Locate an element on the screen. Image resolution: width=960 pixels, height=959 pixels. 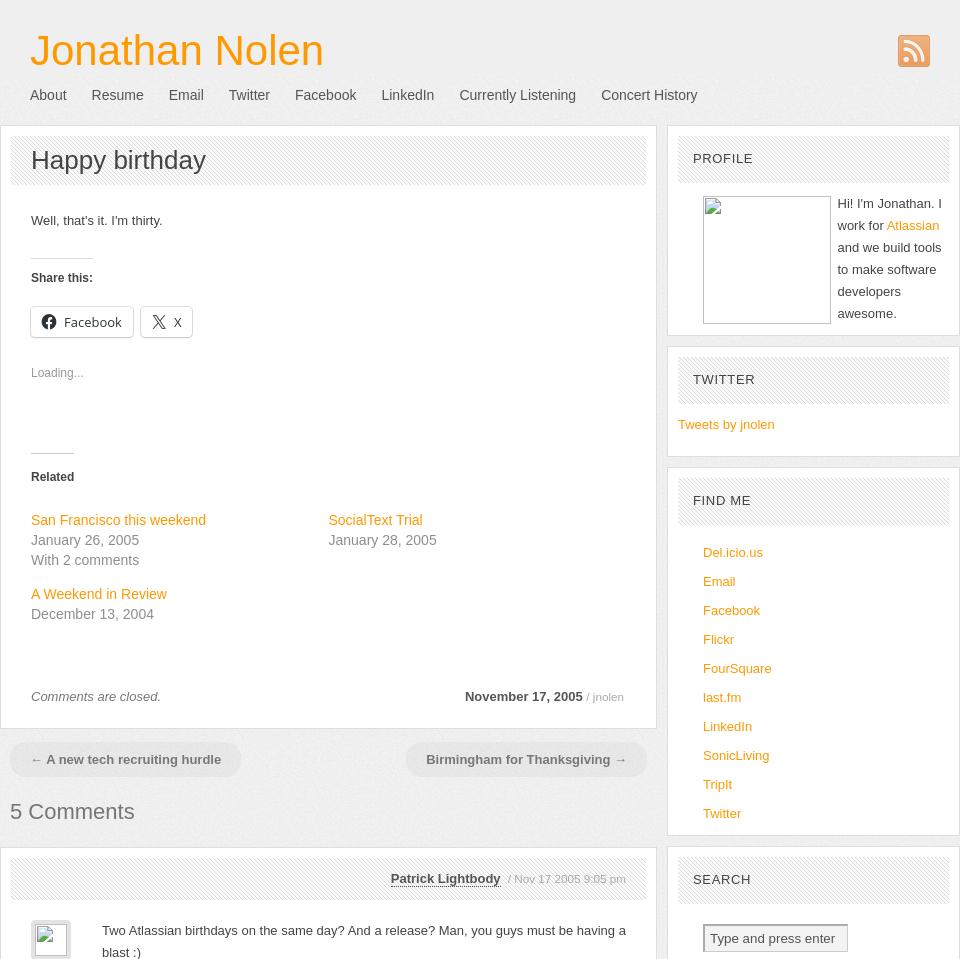
'Find me' is located at coordinates (721, 500).